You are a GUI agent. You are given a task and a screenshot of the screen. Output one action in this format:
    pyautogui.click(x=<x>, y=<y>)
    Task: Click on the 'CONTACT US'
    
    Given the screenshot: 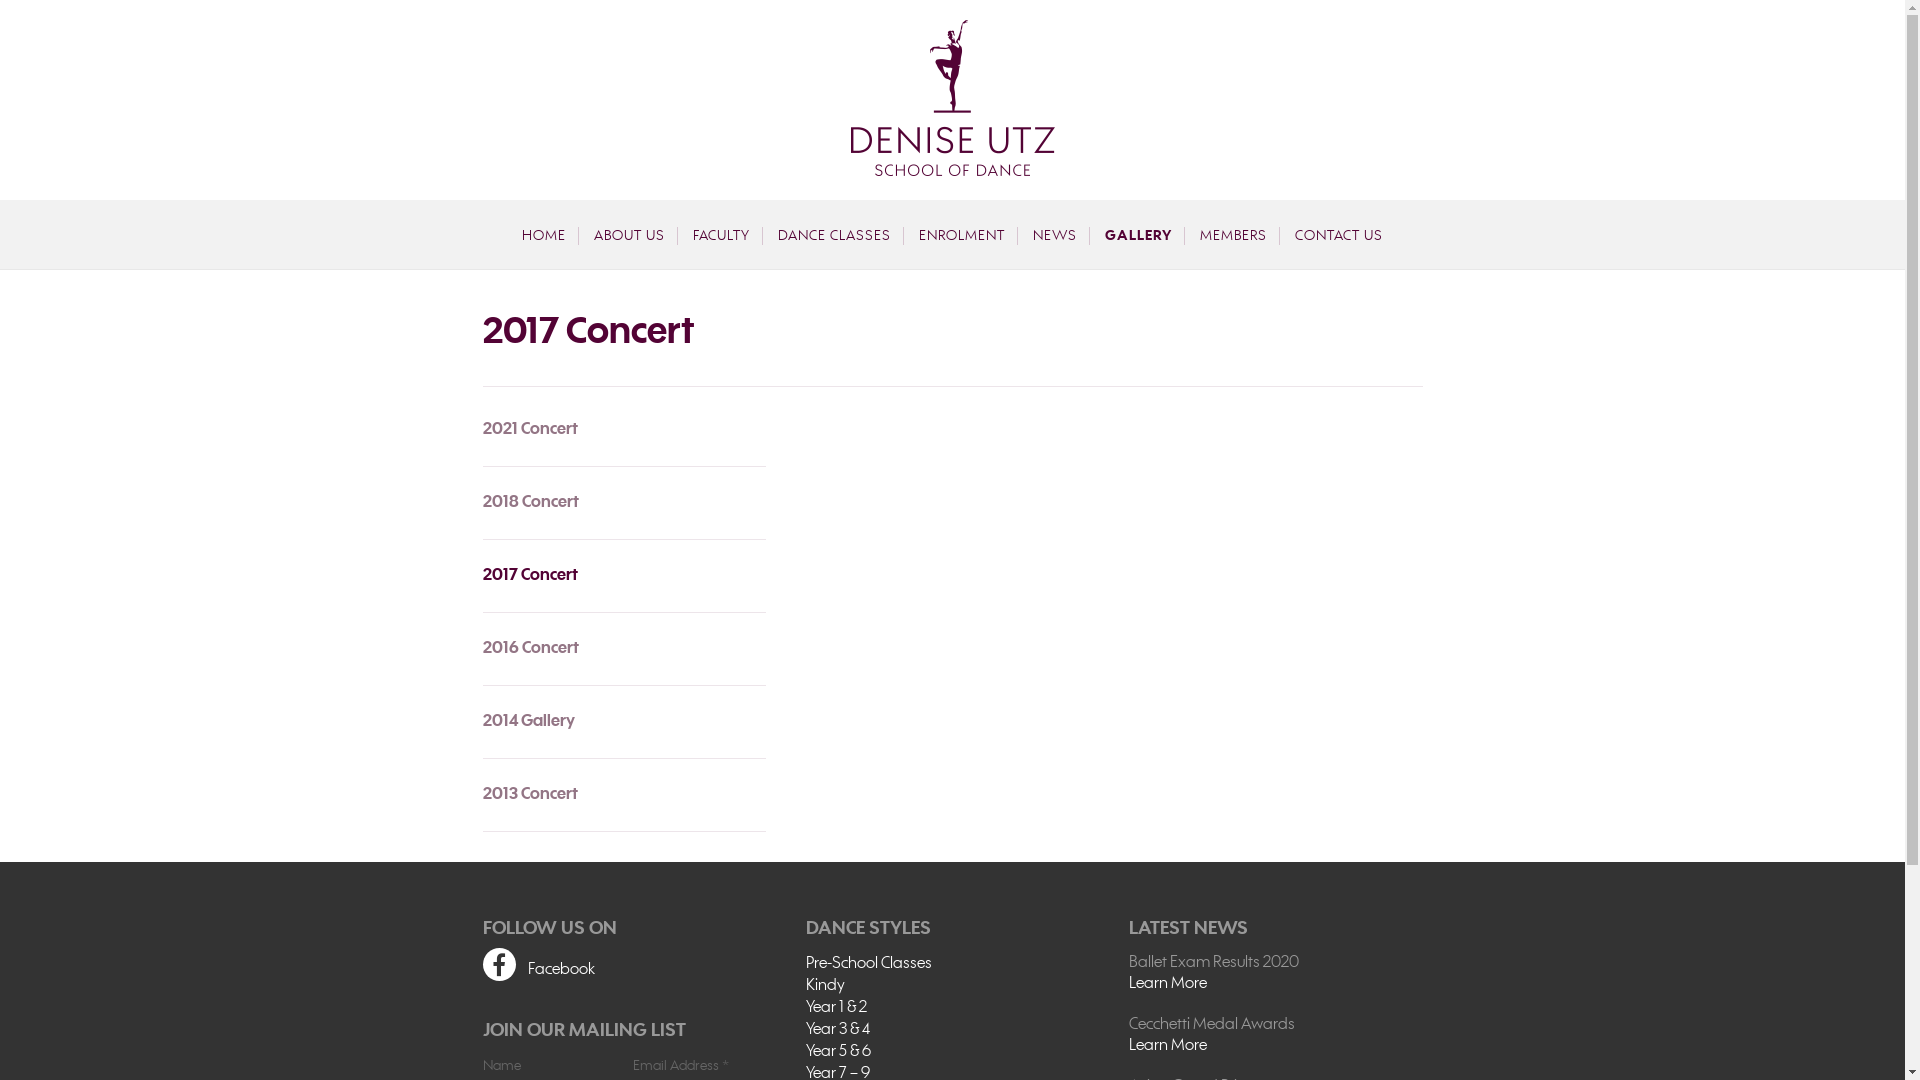 What is the action you would take?
    pyautogui.click(x=1339, y=234)
    